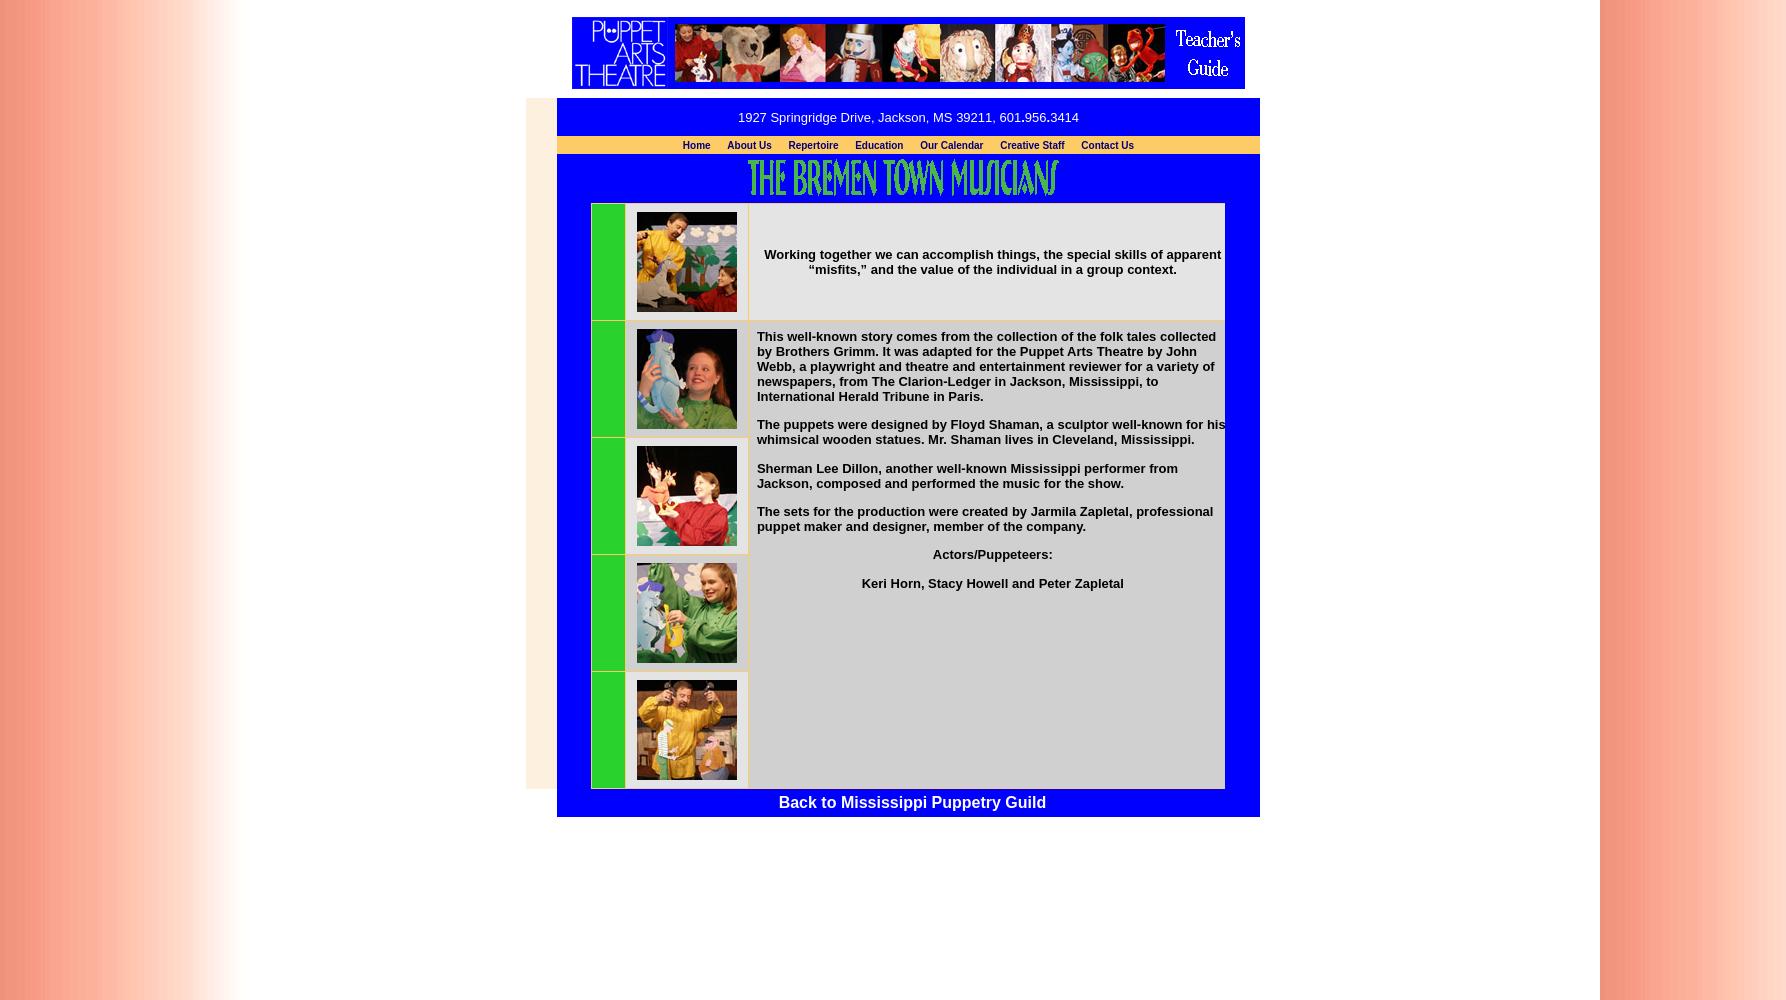  Describe the element at coordinates (992, 262) in the screenshot. I see `'Working together we can accomplish things, the special skills of apparent “misfits,” and the value of the individual in a group context.'` at that location.